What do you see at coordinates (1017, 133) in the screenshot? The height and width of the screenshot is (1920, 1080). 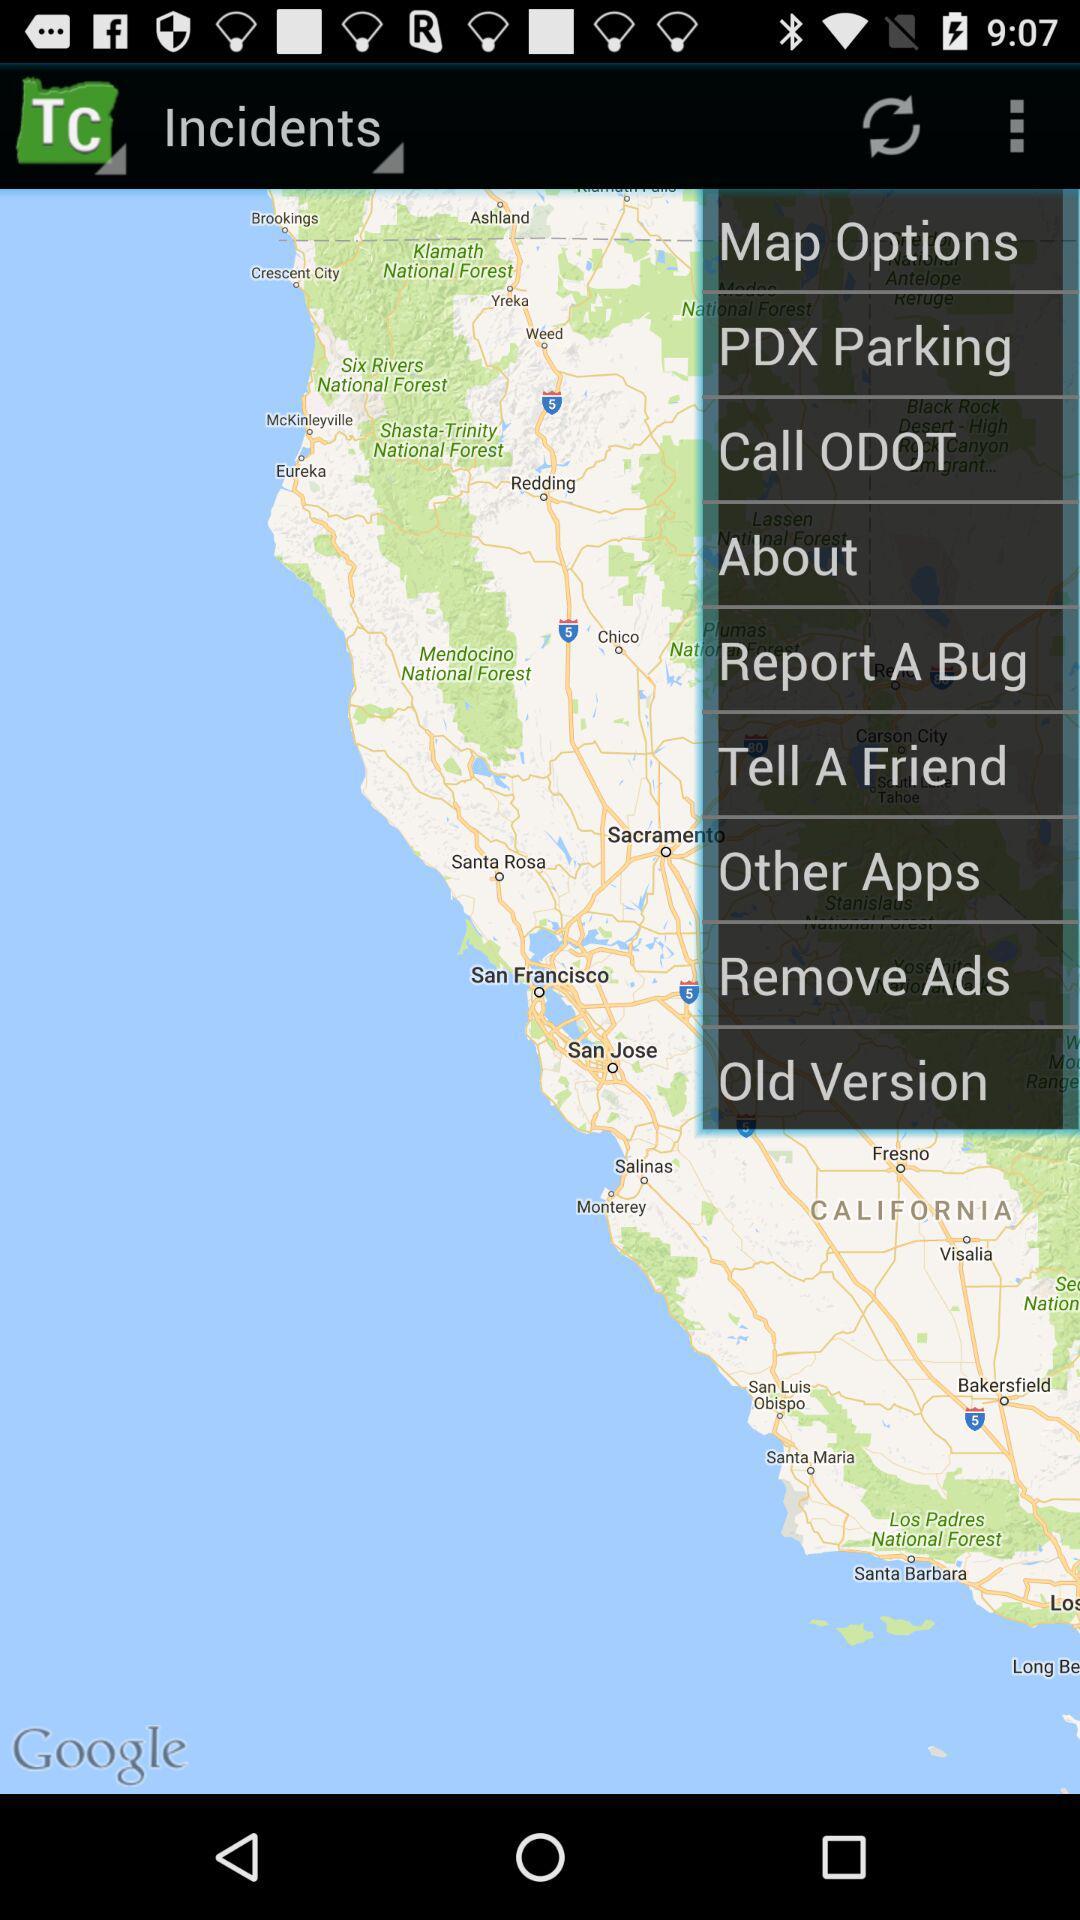 I see `the more icon` at bounding box center [1017, 133].